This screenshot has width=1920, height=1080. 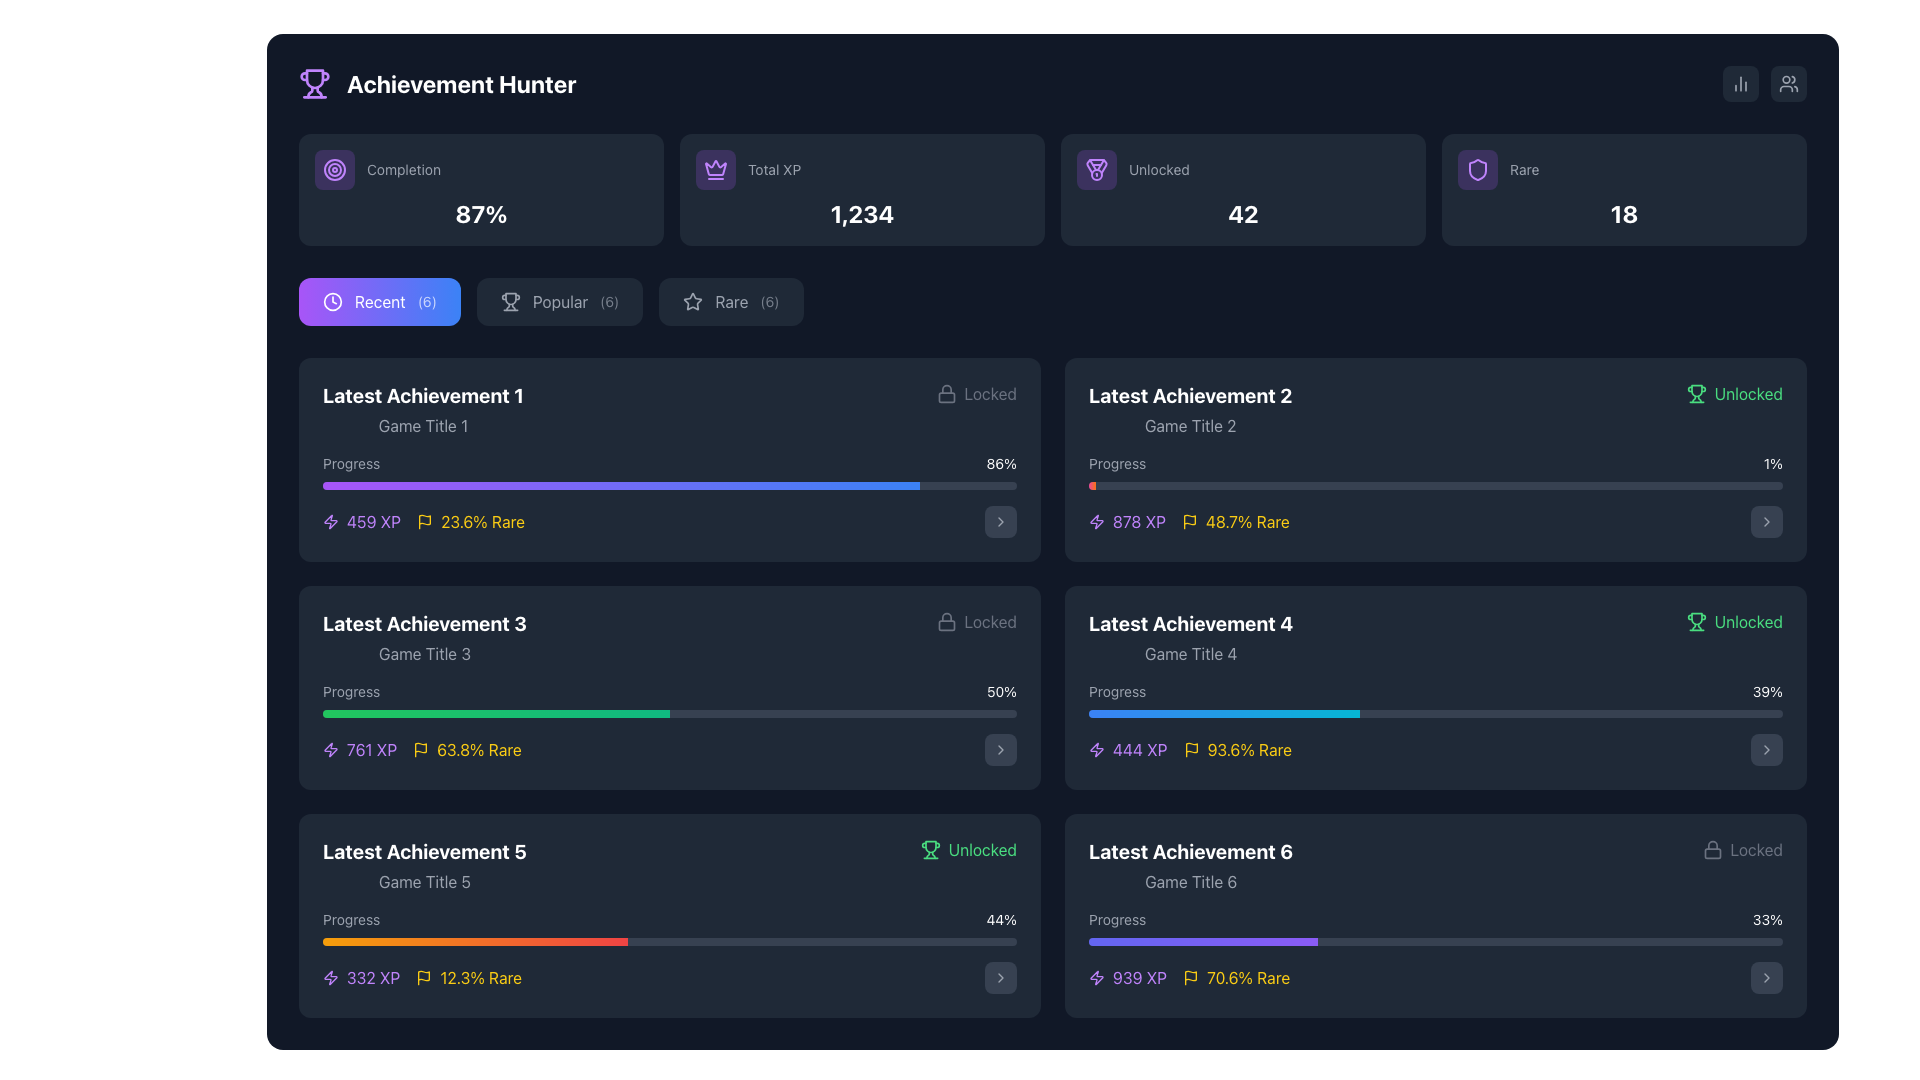 I want to click on the 'Locked' status label with an icon located in the bottom-right corner of the 'Latest Achievement 6' card, so click(x=1741, y=849).